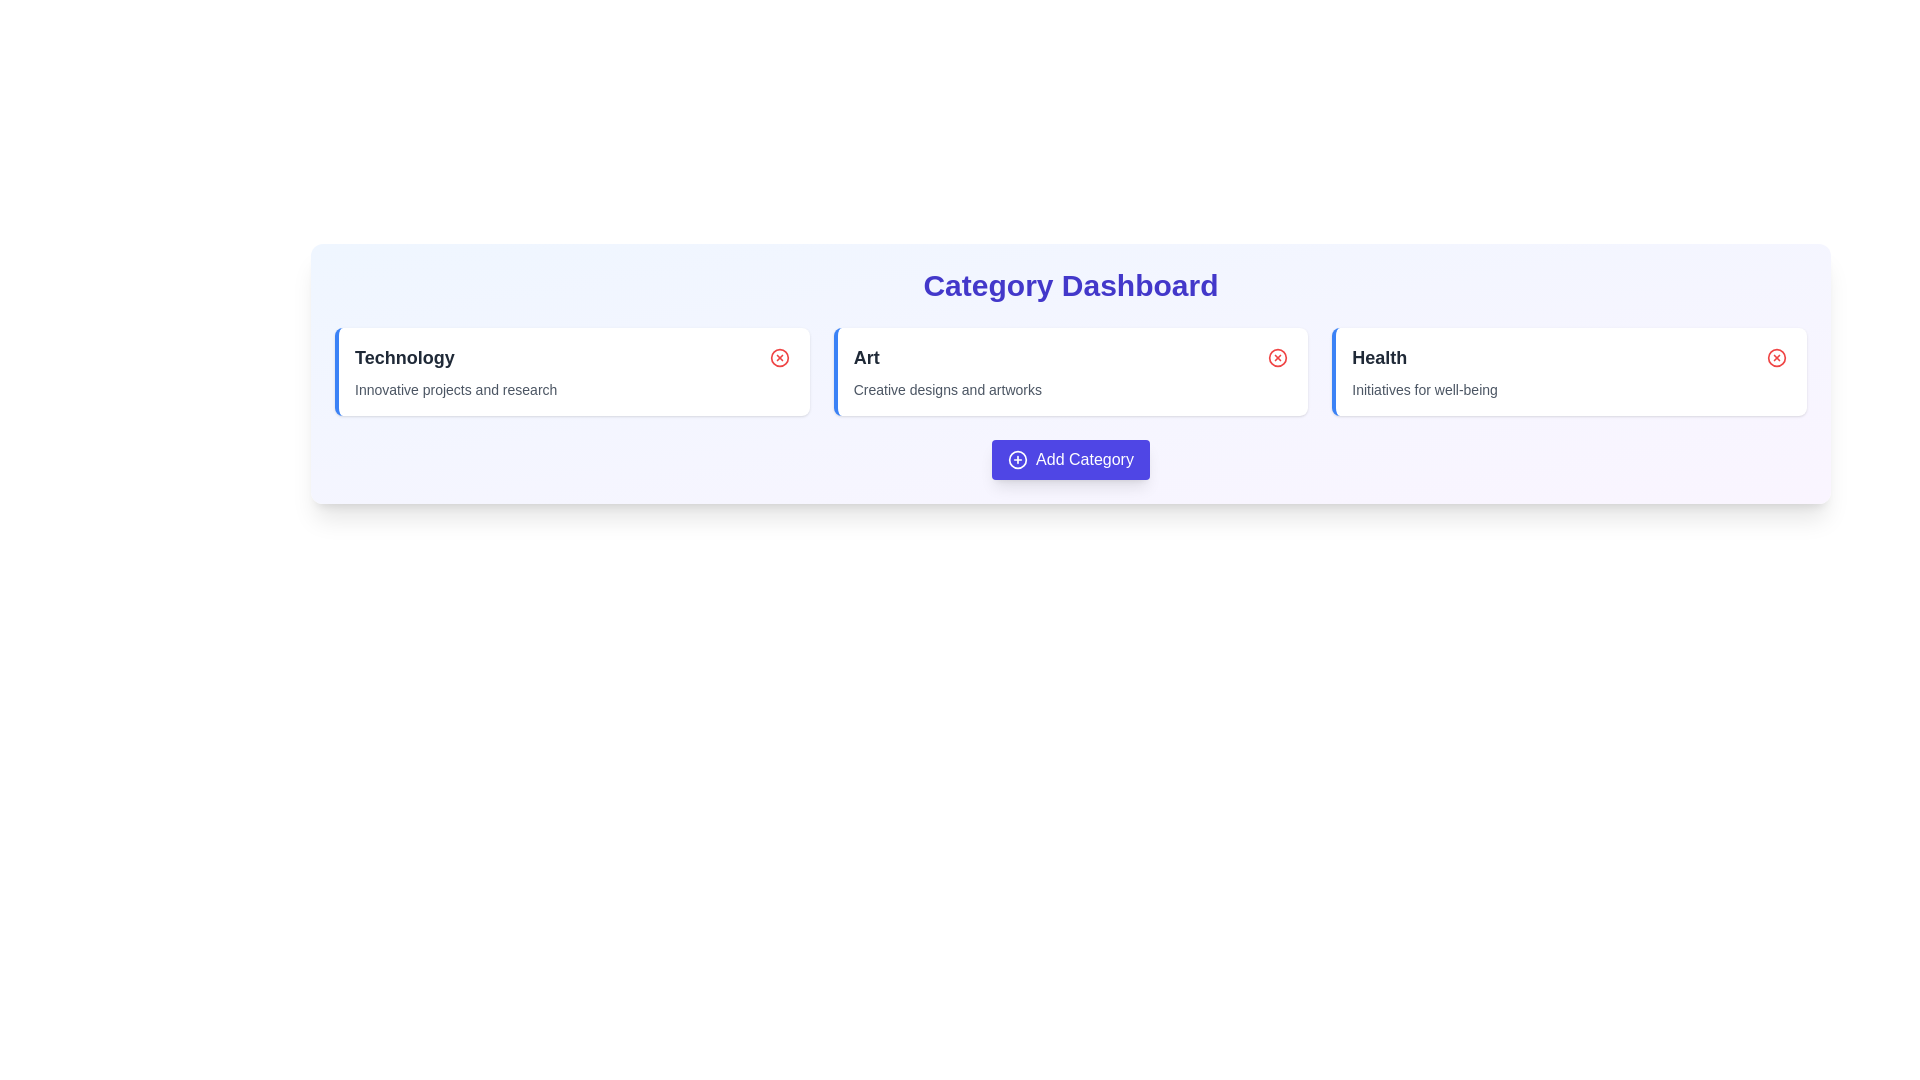 The width and height of the screenshot is (1920, 1080). What do you see at coordinates (778, 357) in the screenshot?
I see `the circular button representing a deletion action` at bounding box center [778, 357].